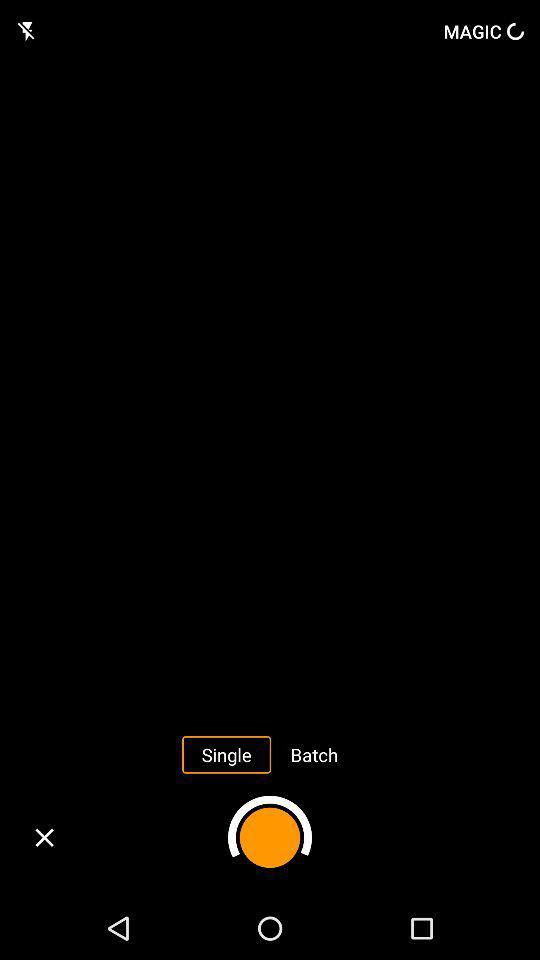  I want to click on the icon at the top right corner, so click(482, 30).